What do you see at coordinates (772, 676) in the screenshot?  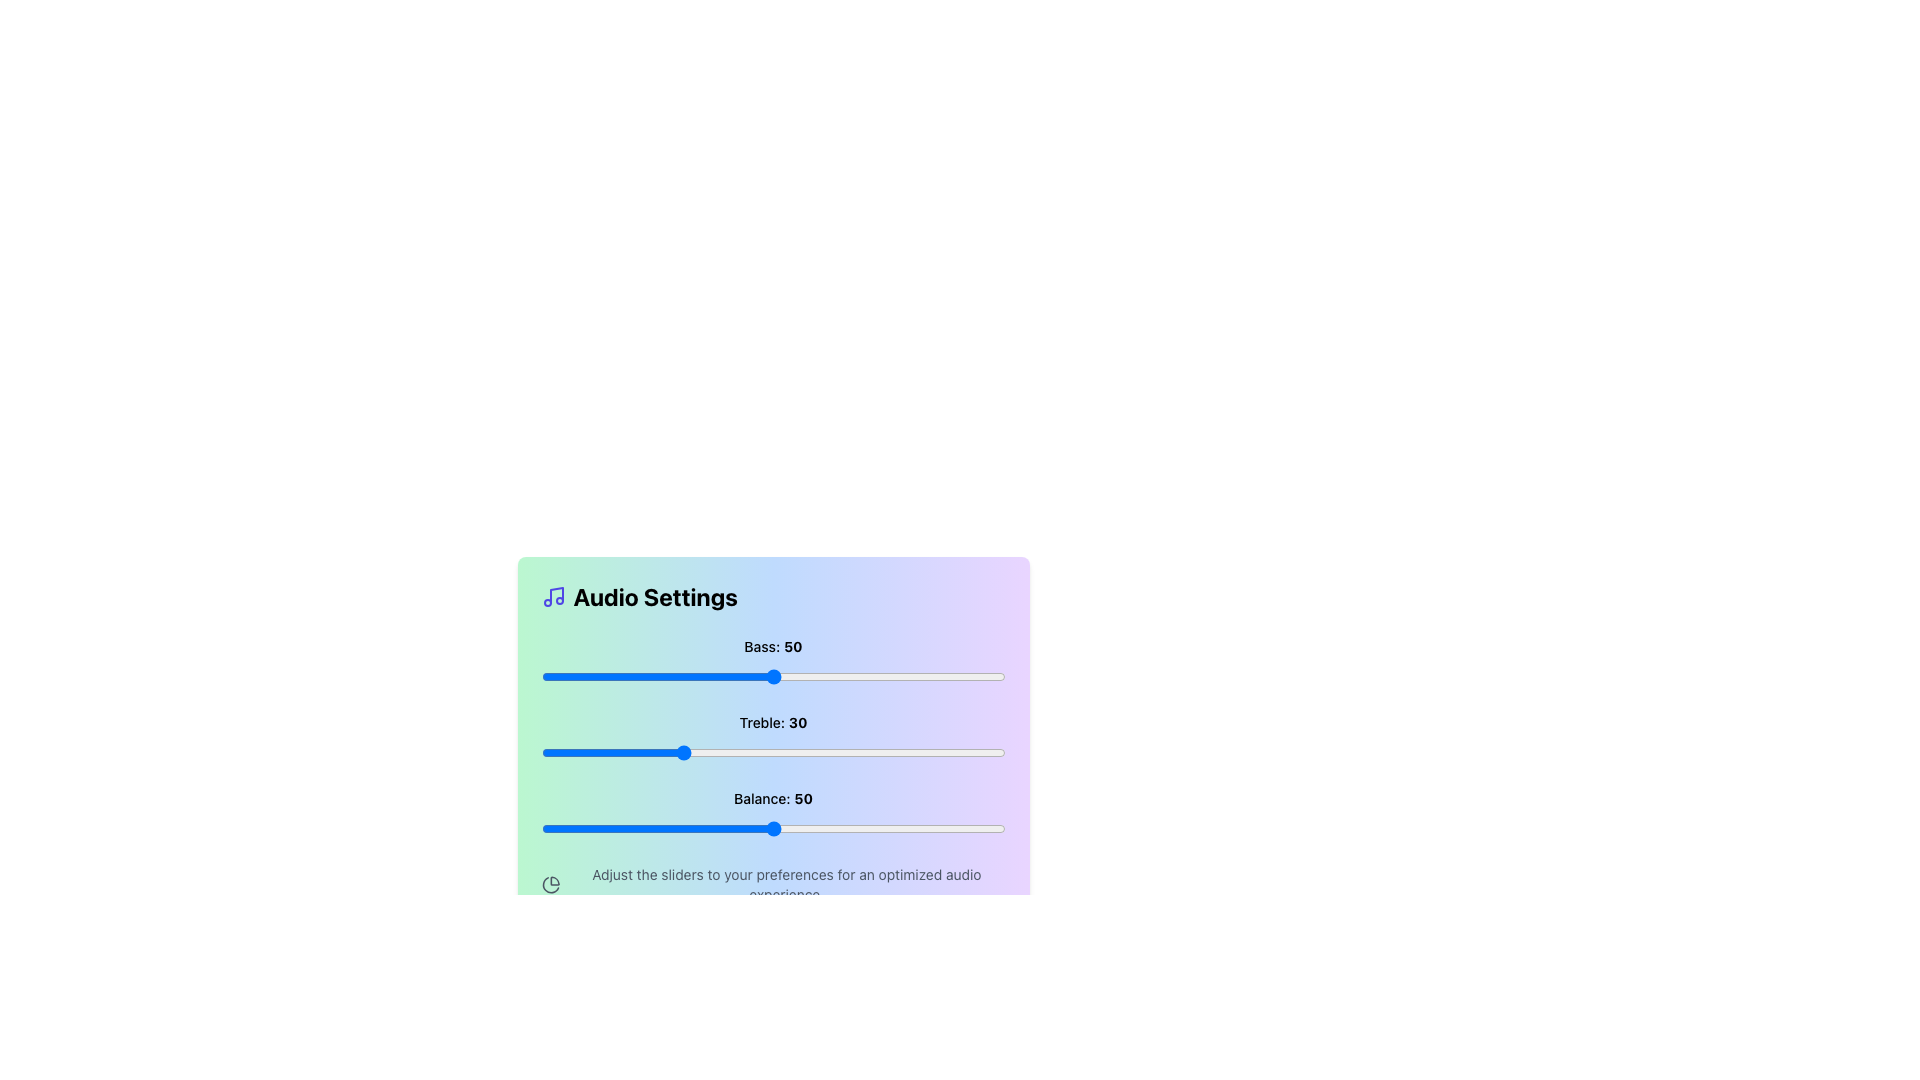 I see `the handle of the bass level slider located beneath the label 'Bass: 50' in the 'Audio Settings' panel` at bounding box center [772, 676].